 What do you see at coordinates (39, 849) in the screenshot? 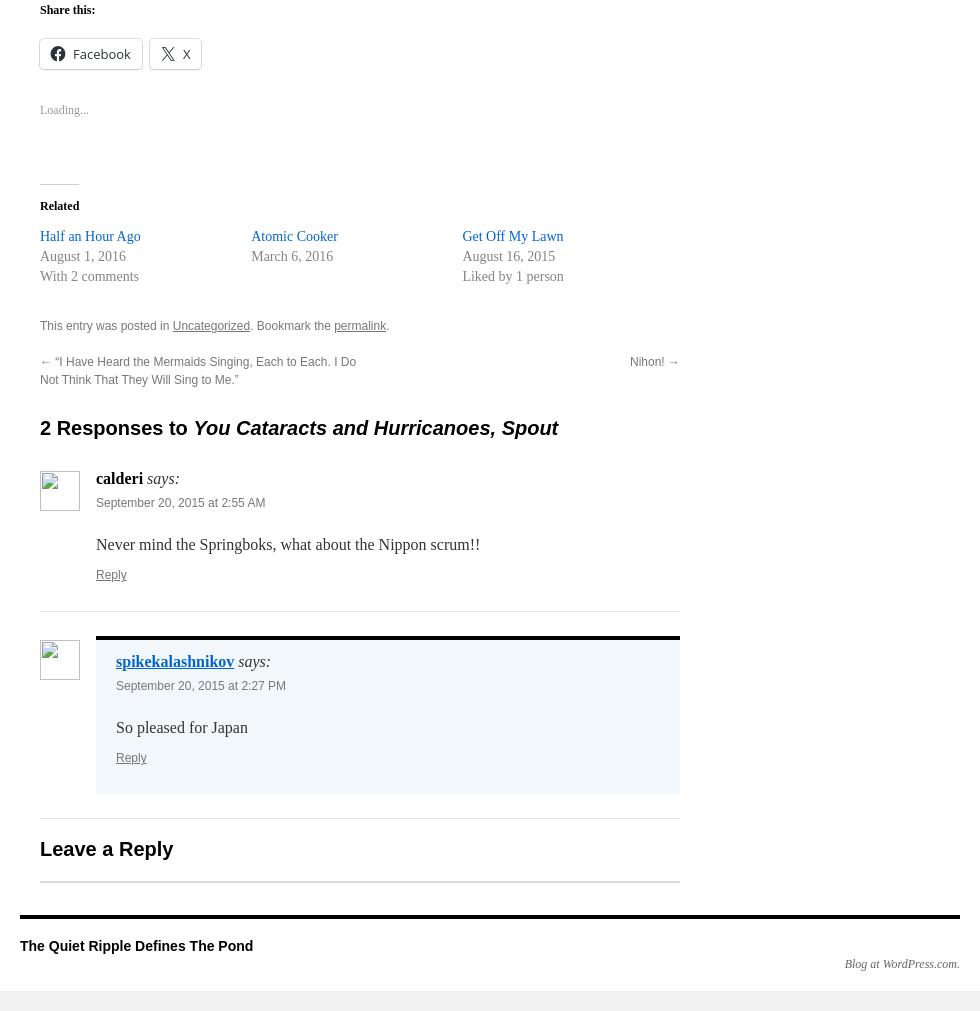
I see `'Leave a Reply'` at bounding box center [39, 849].